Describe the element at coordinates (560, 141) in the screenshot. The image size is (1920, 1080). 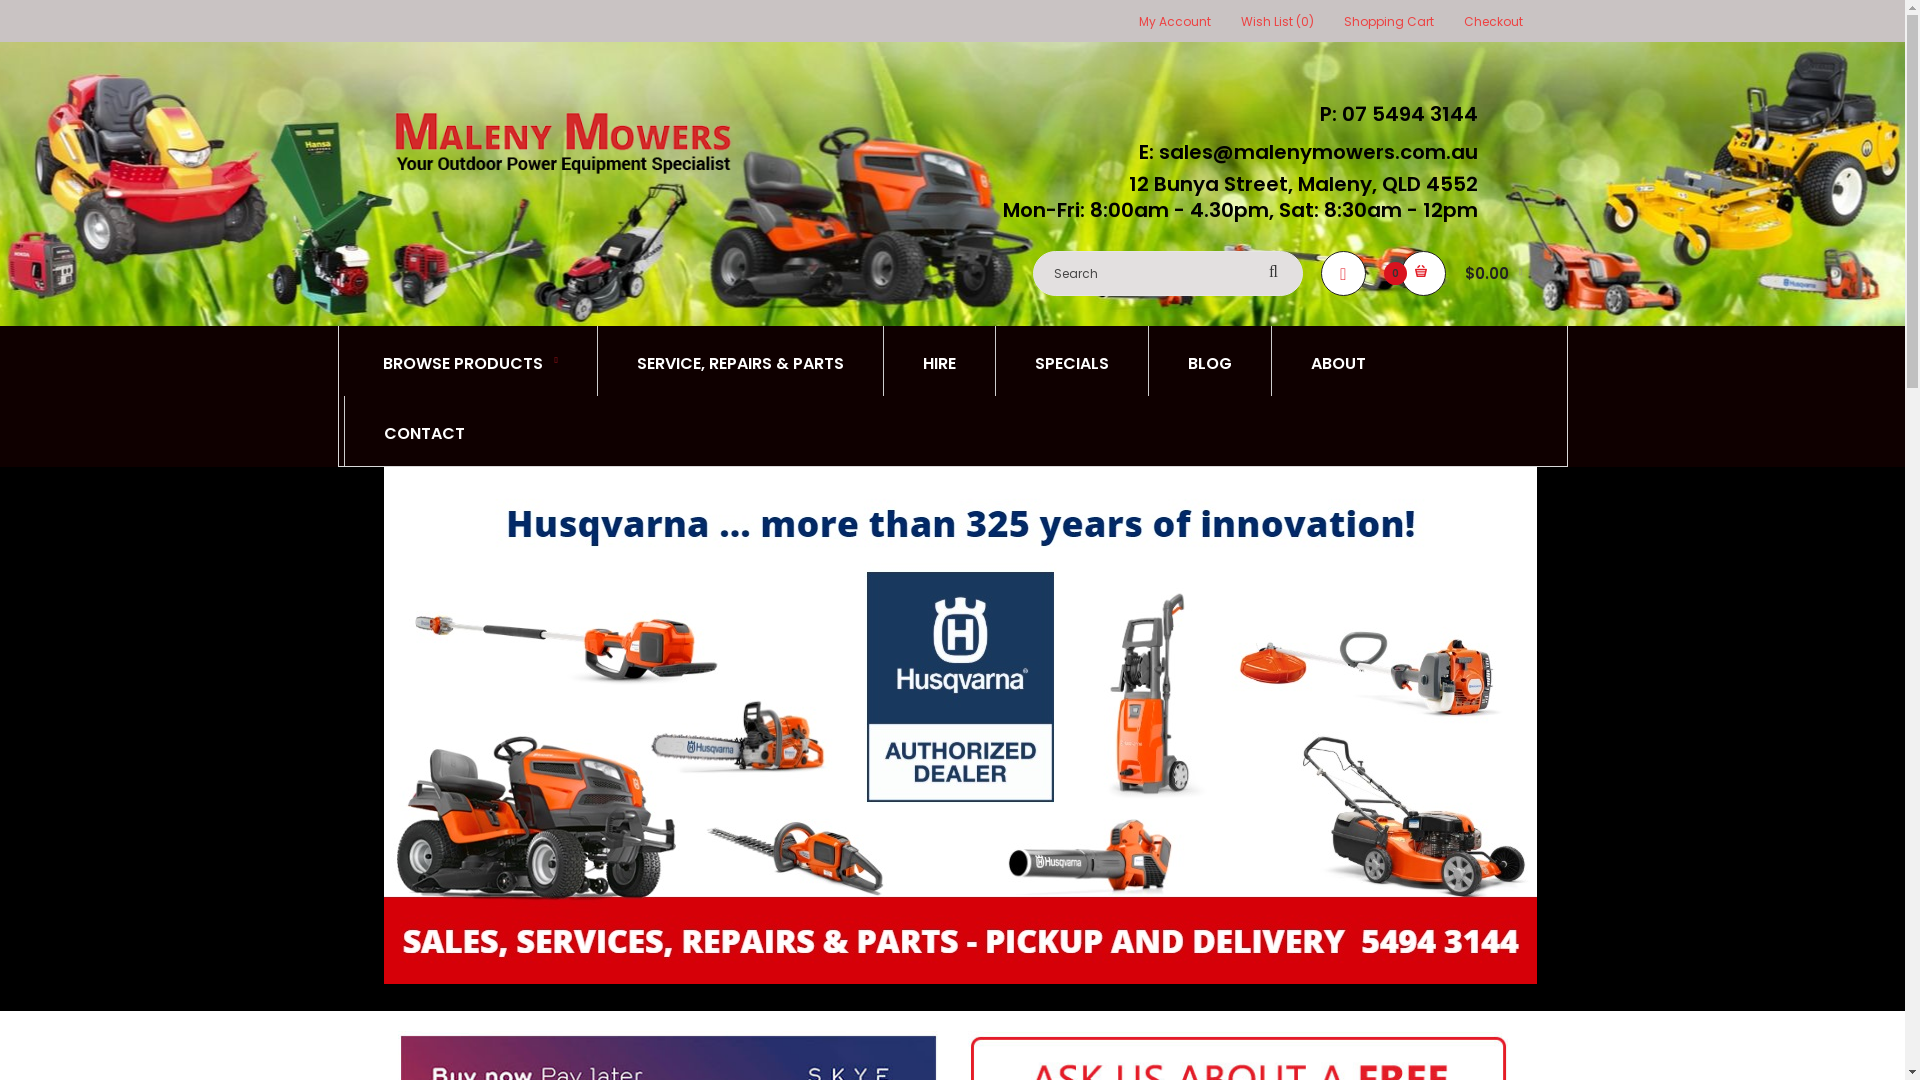
I see `'Maleny Mowers'` at that location.